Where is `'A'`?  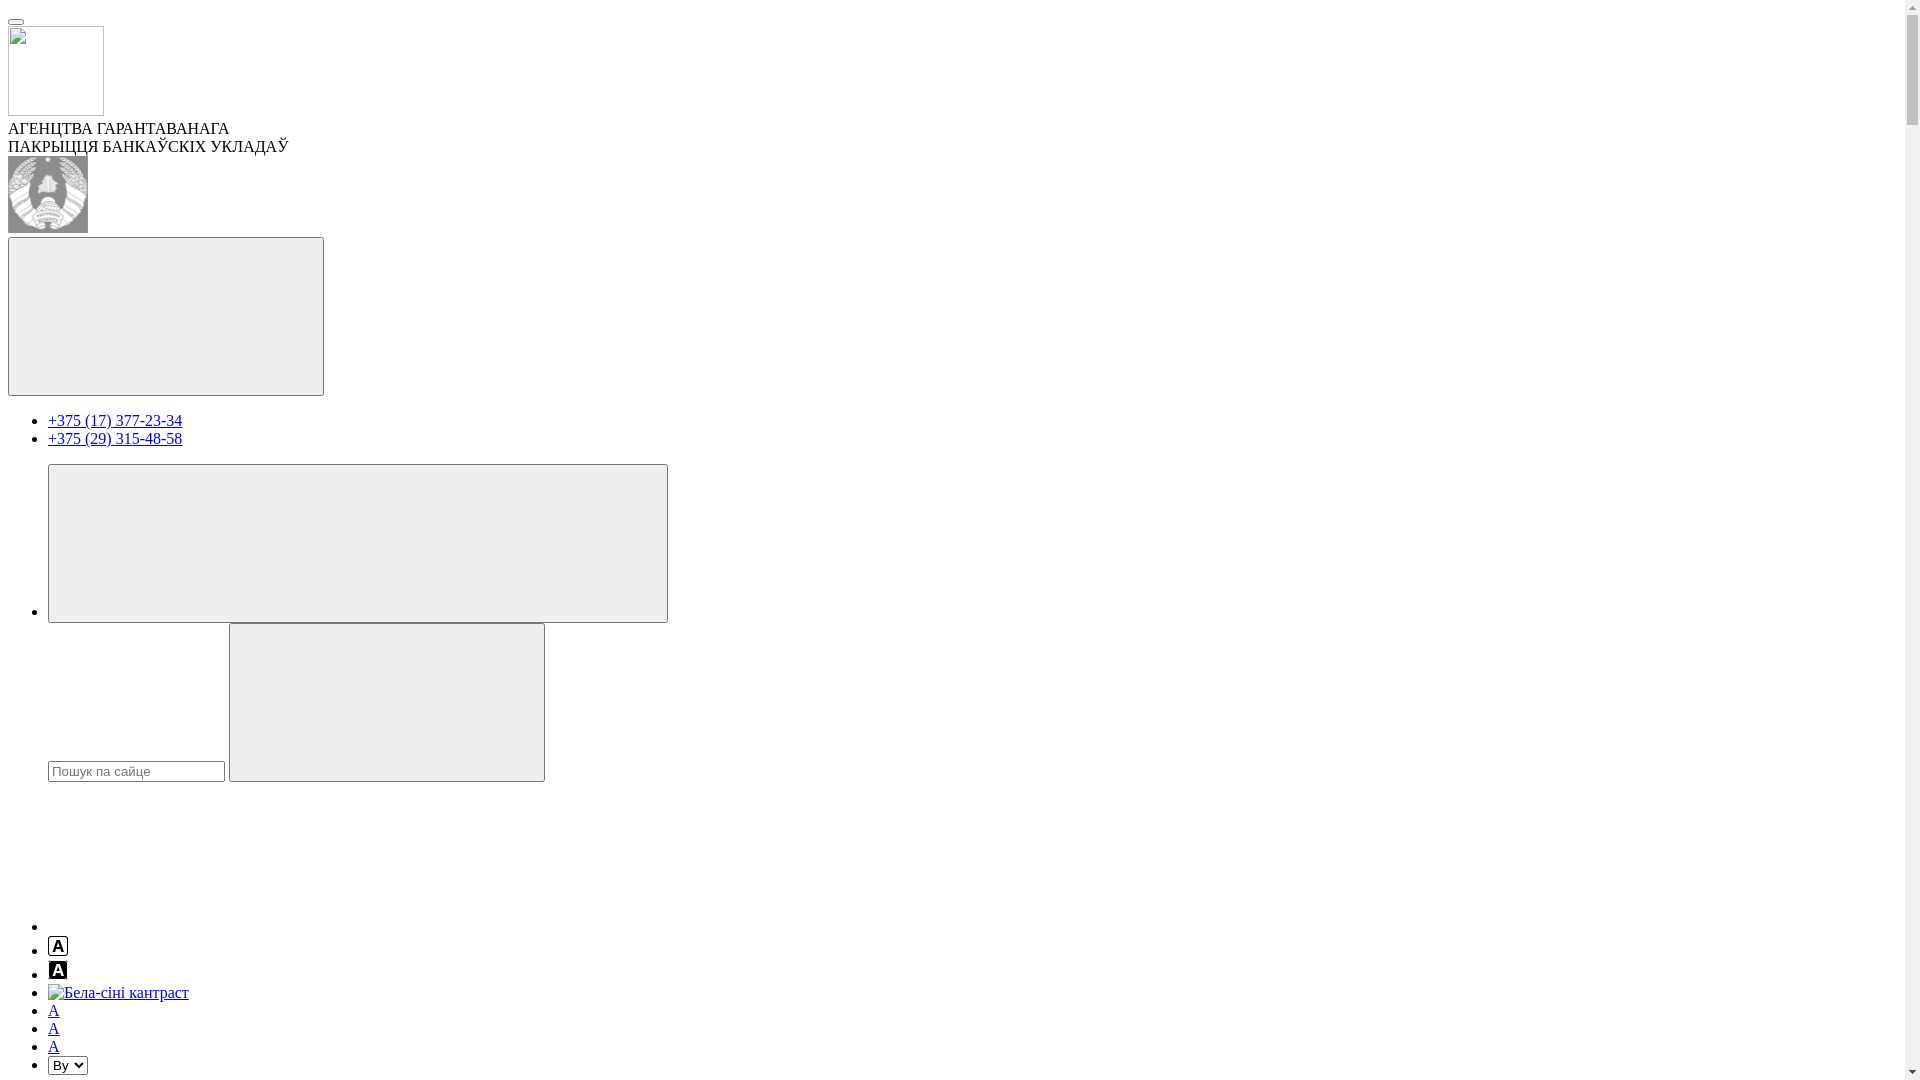 'A' is located at coordinates (53, 1028).